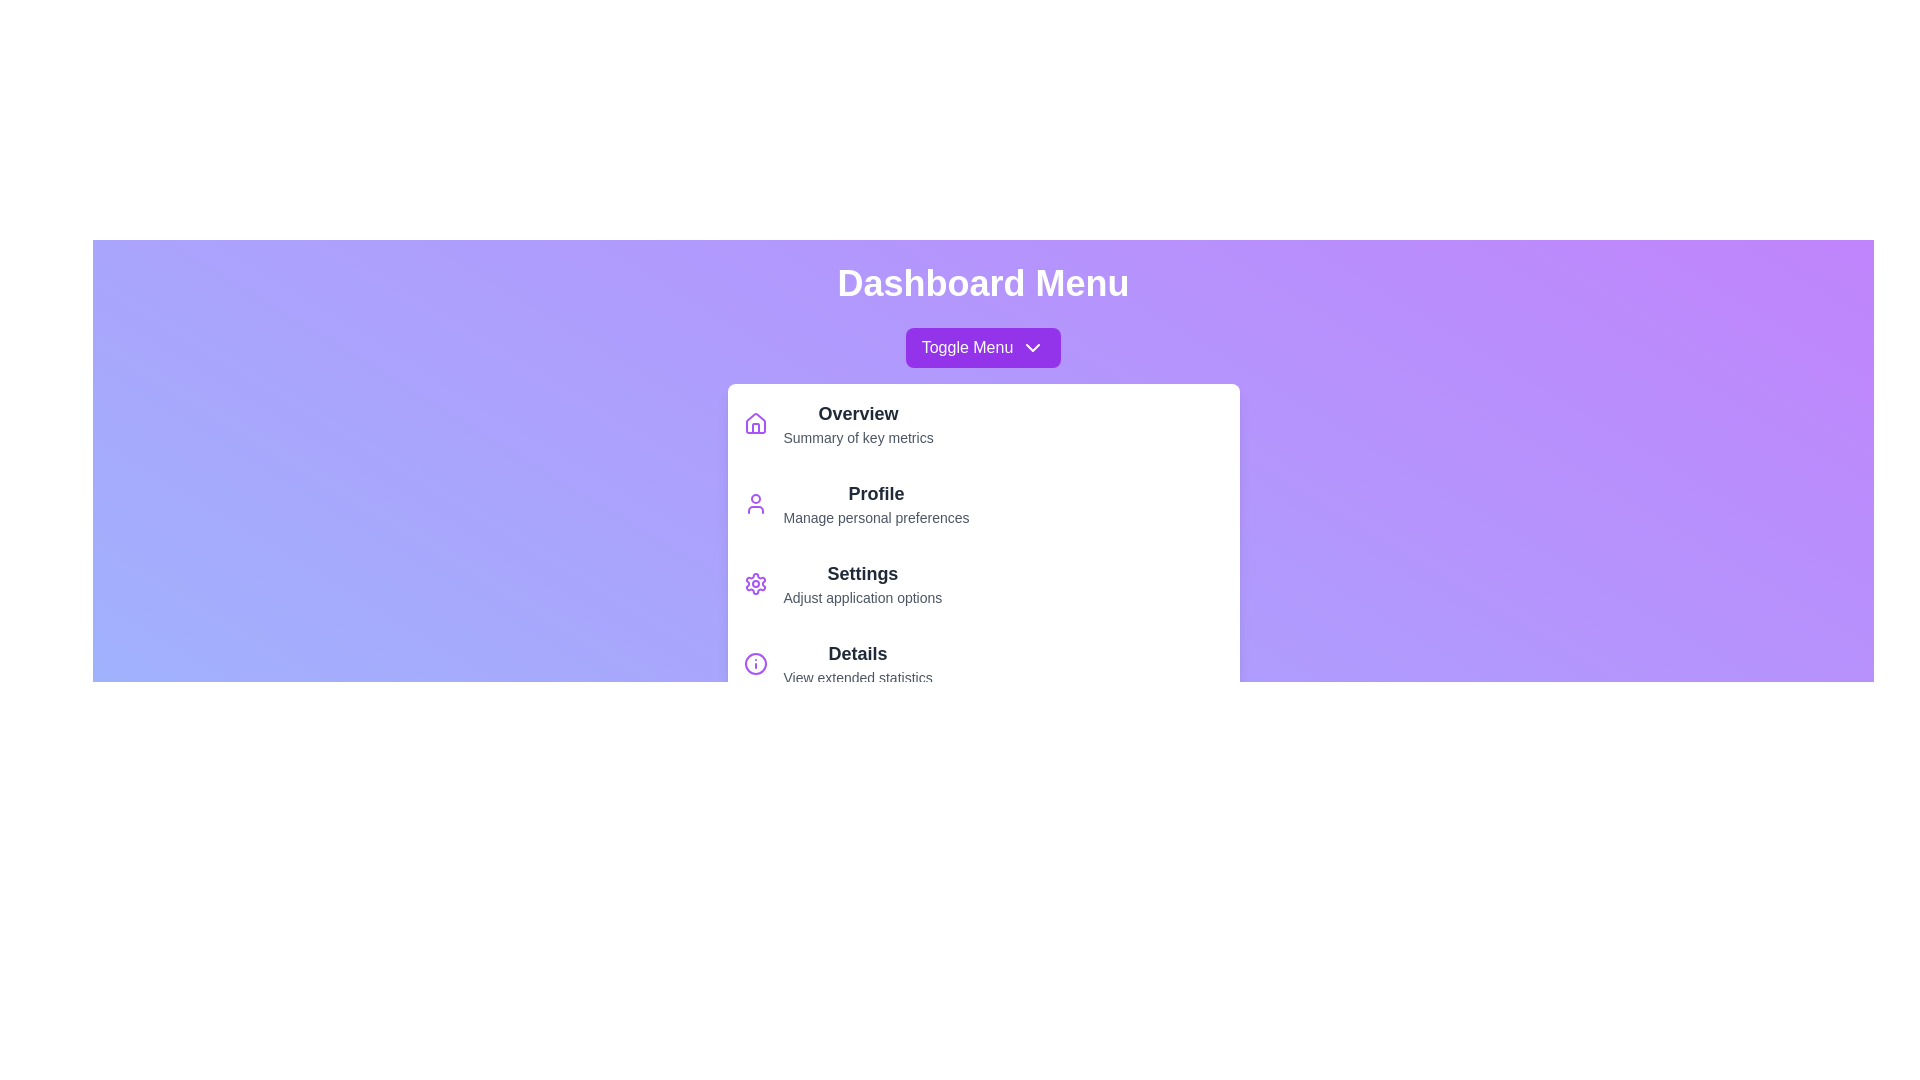  Describe the element at coordinates (983, 583) in the screenshot. I see `the menu item labeled Settings to highlight it` at that location.